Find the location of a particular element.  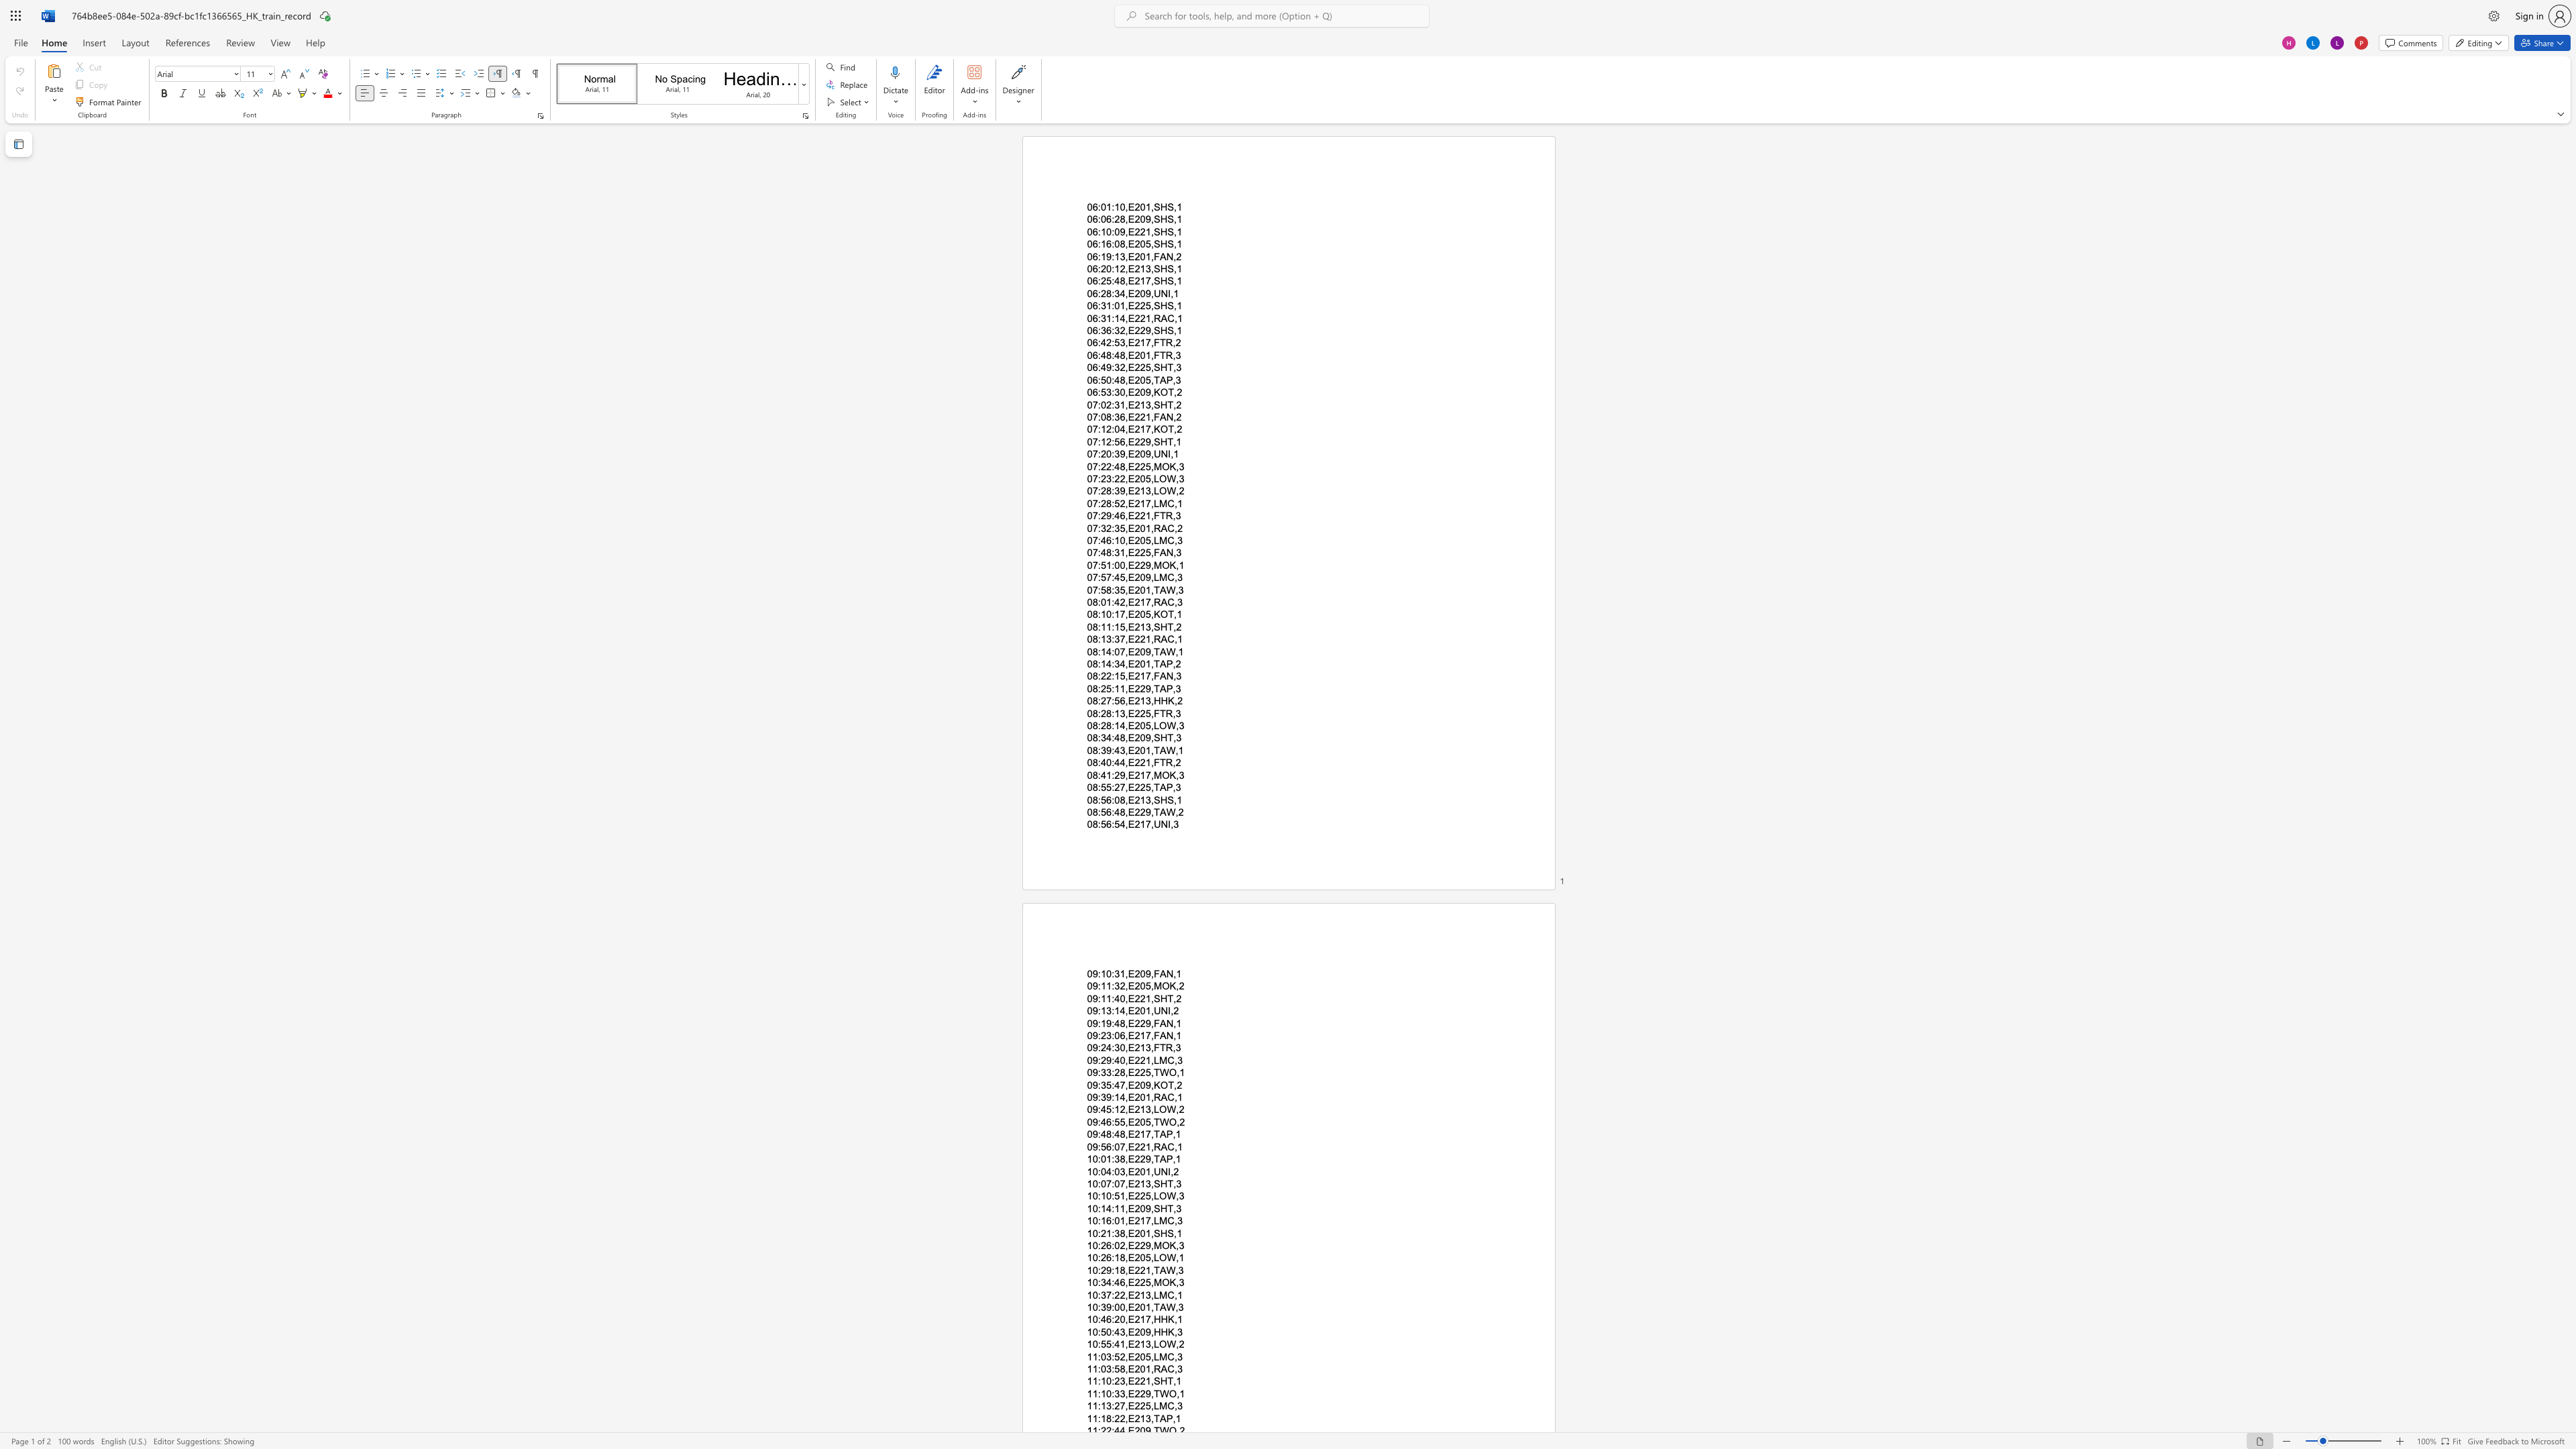

the subset text ":34,E209,UNI,1" within the text "06:28:34,E209,UNI,1" is located at coordinates (1111, 292).